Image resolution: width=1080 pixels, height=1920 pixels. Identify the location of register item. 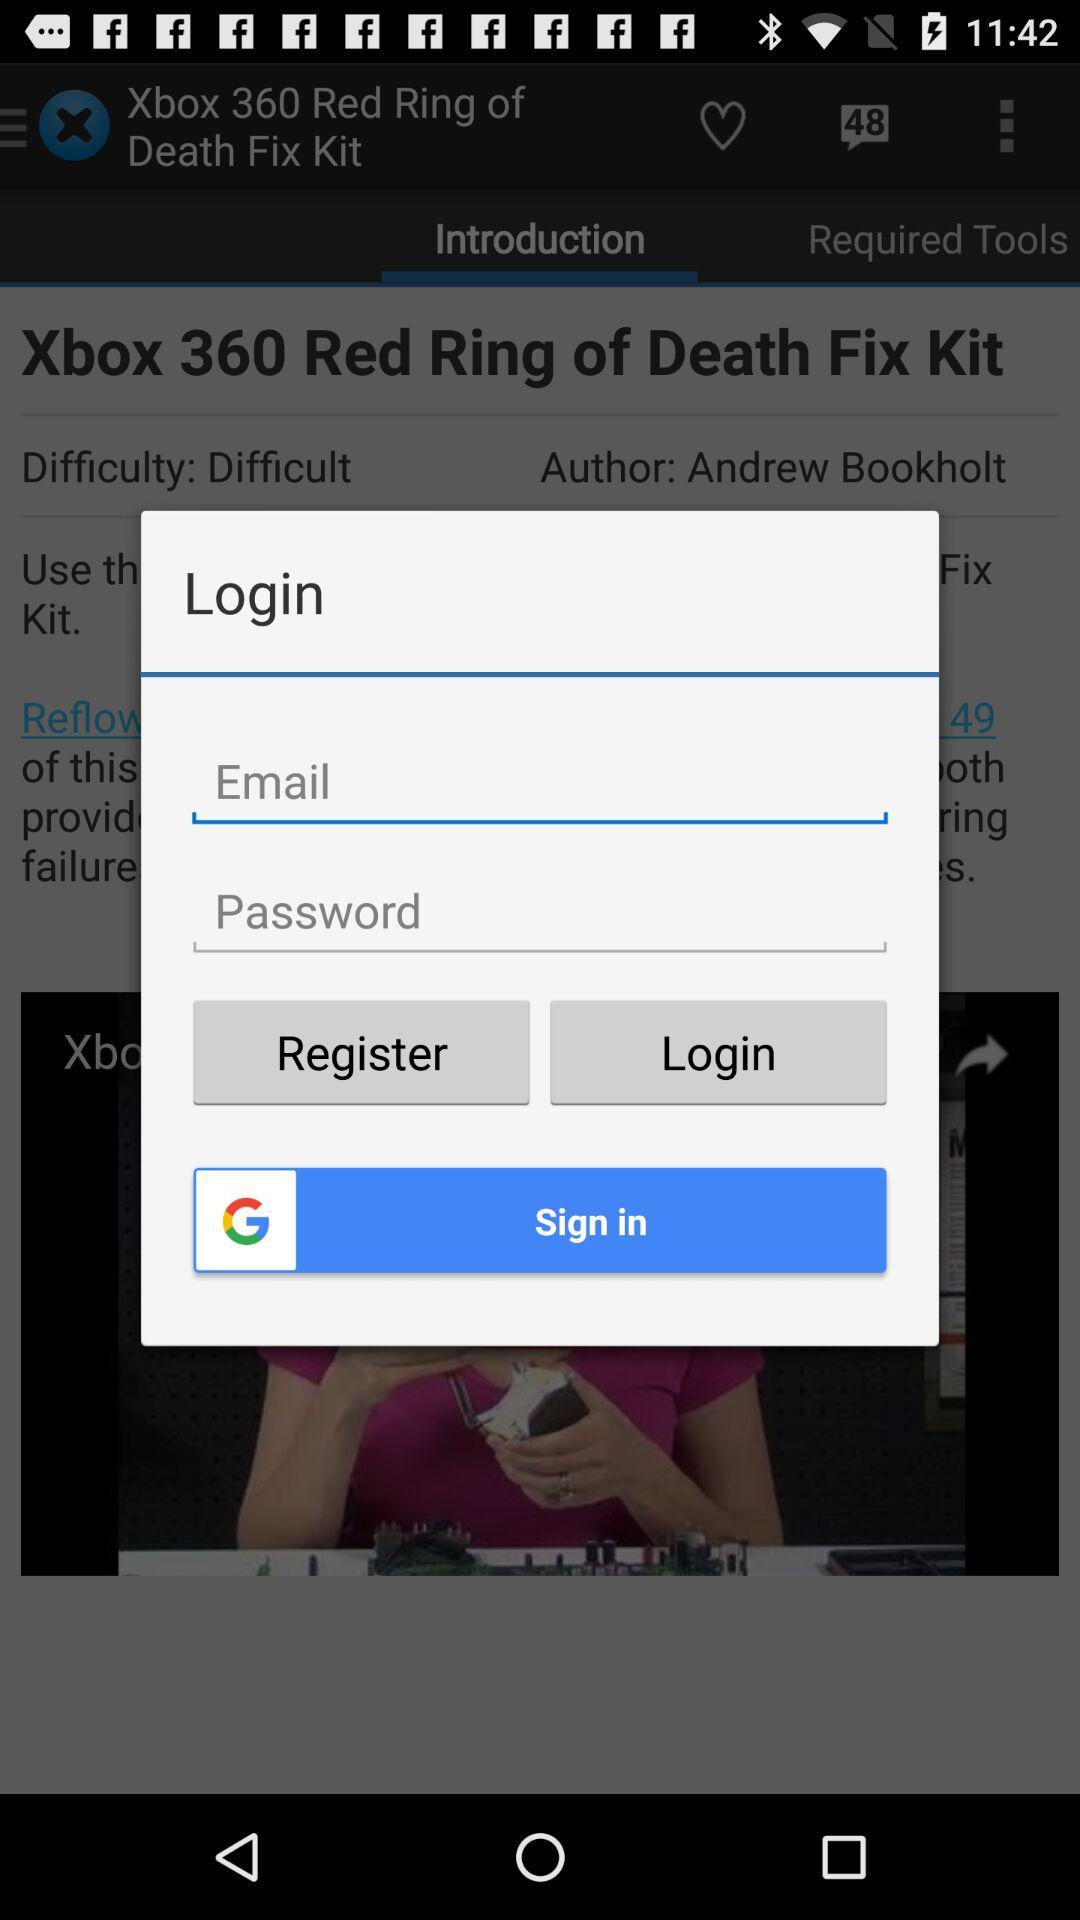
(361, 1051).